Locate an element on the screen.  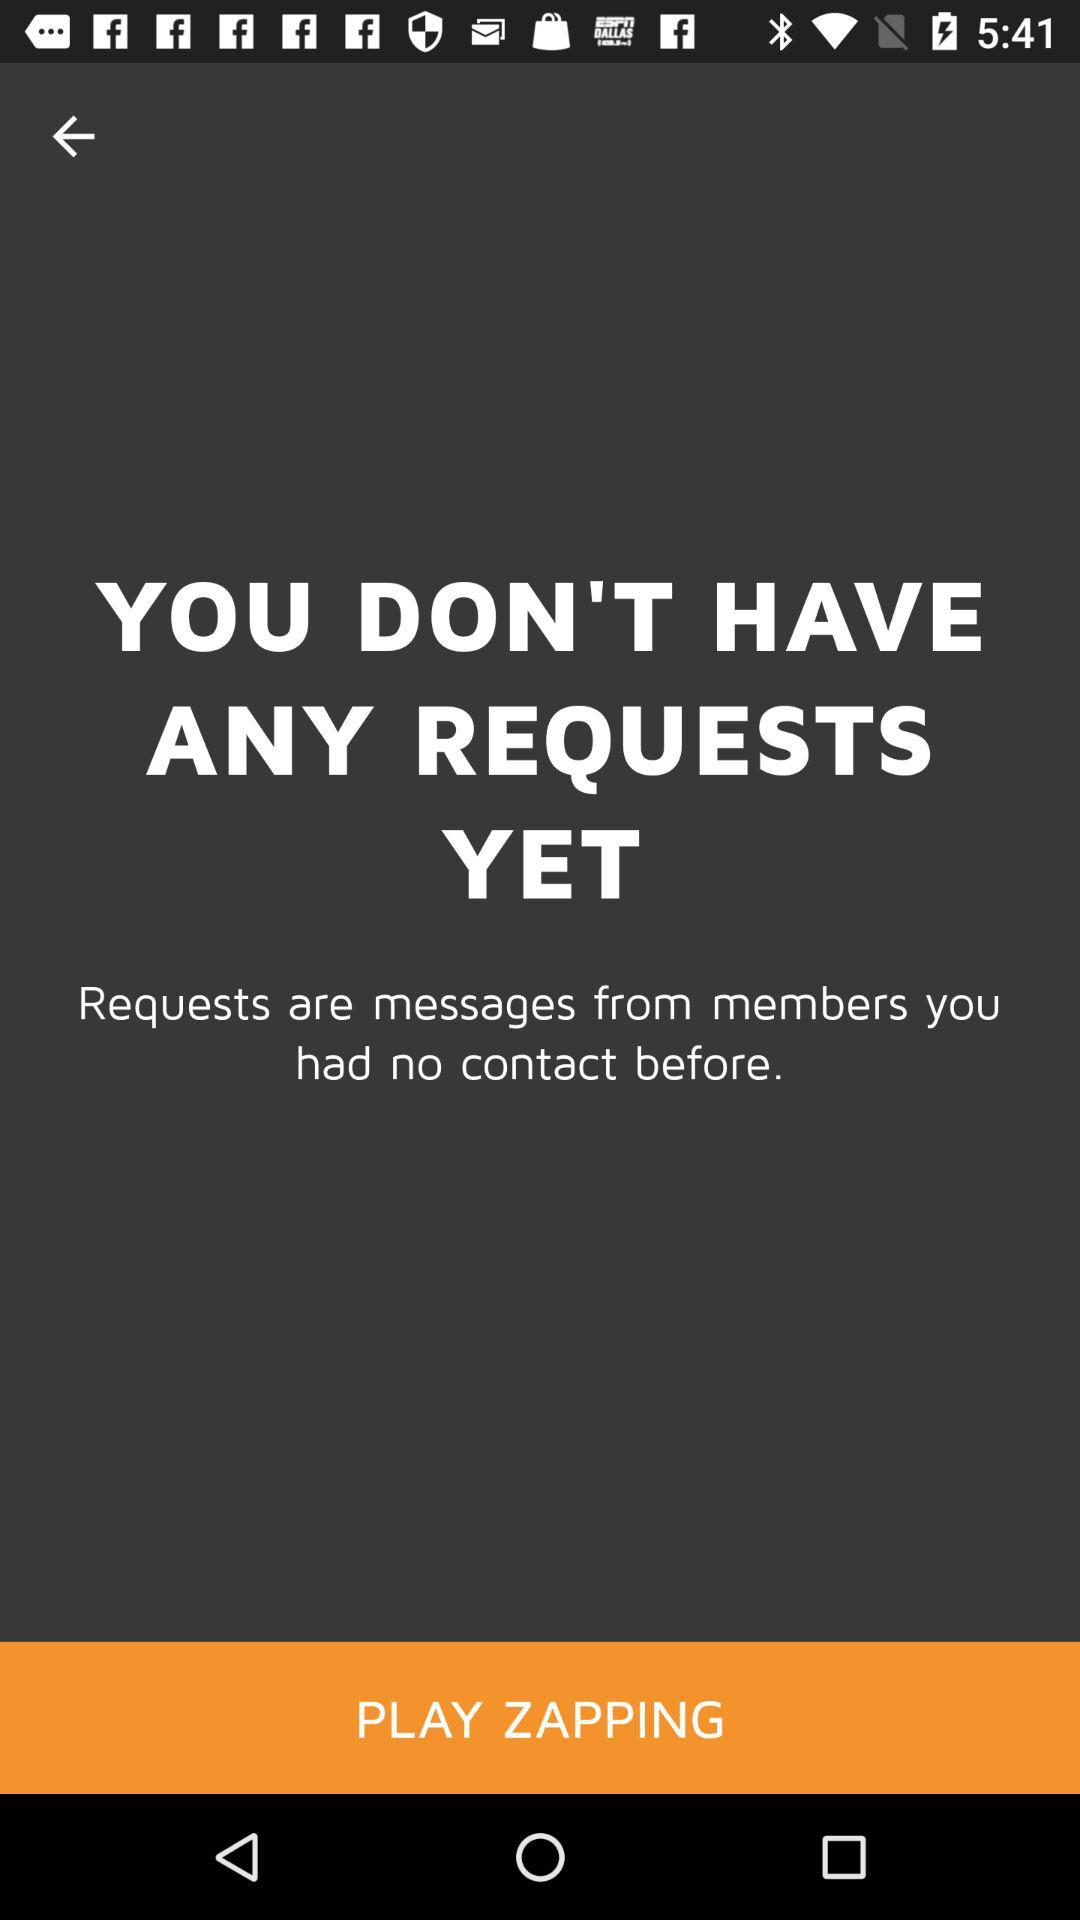
play zapping is located at coordinates (540, 1716).